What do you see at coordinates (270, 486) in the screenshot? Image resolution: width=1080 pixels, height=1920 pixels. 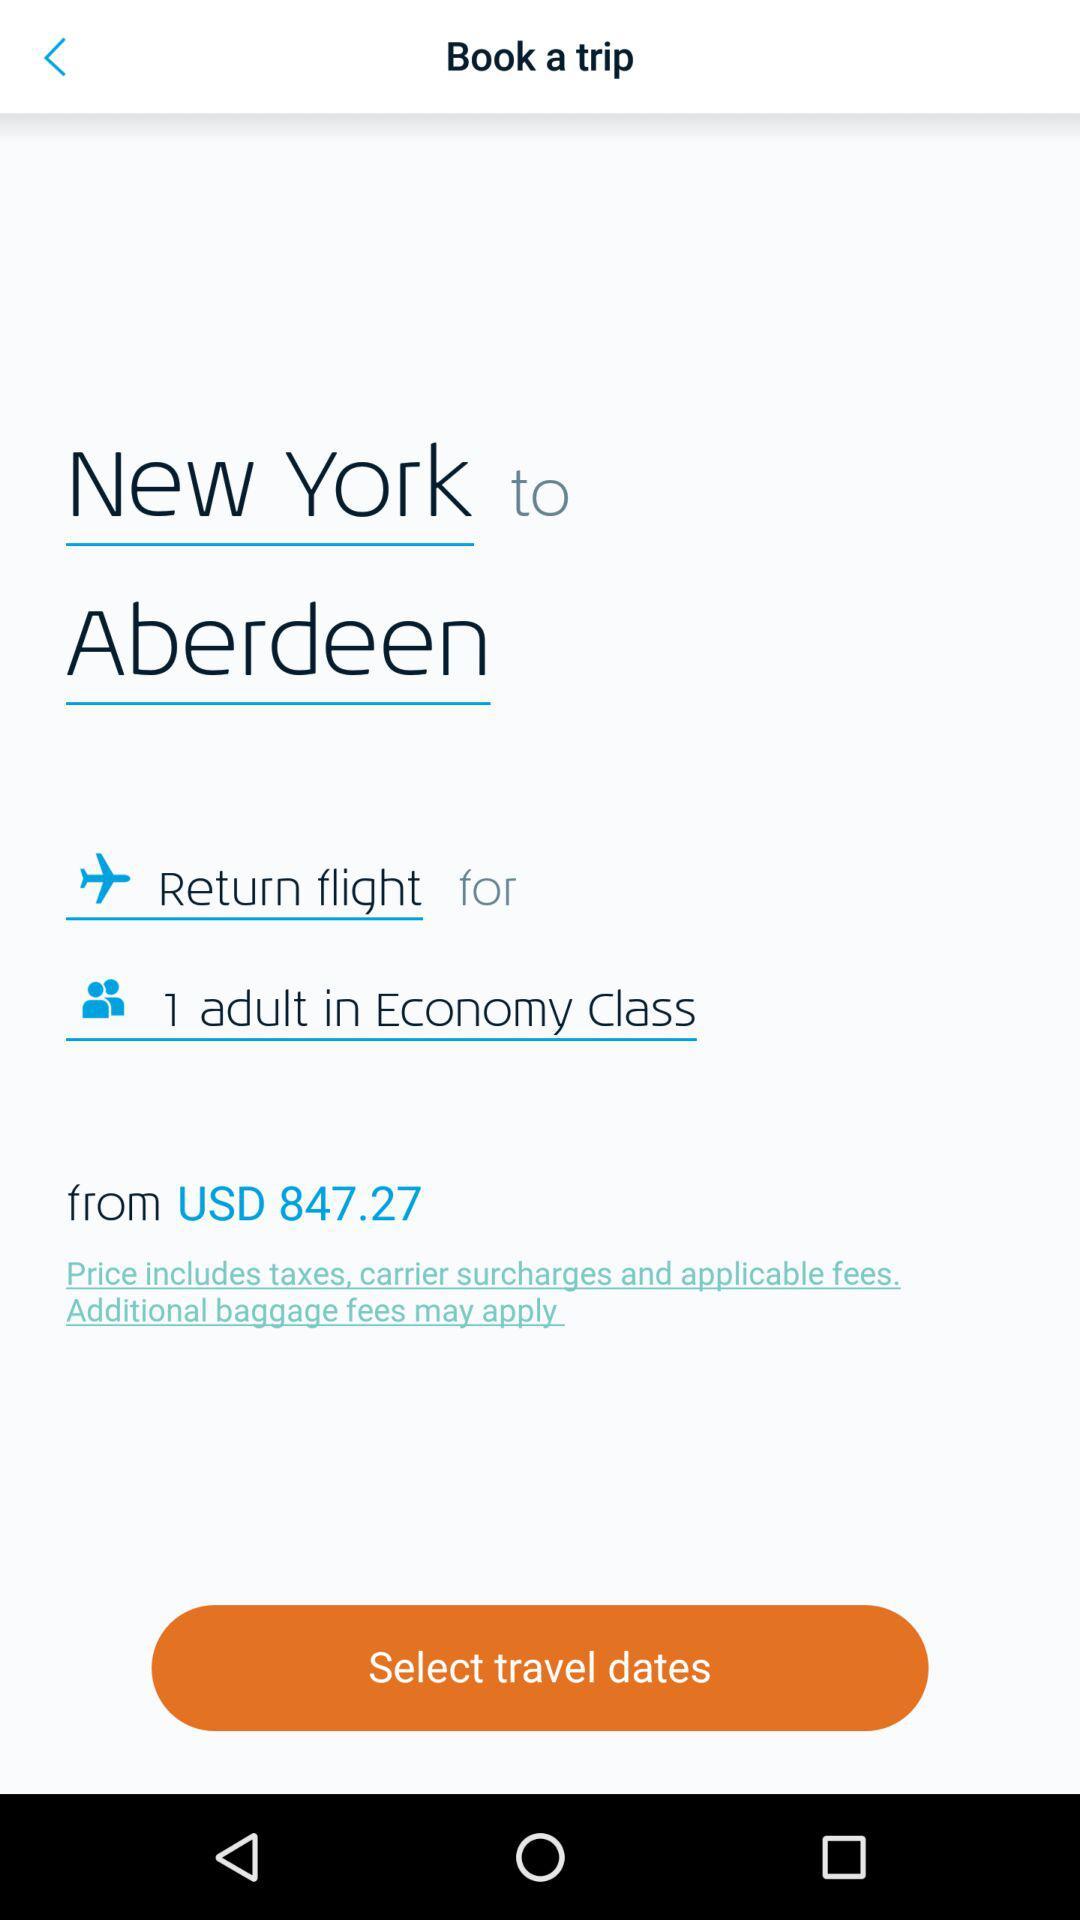 I see `the item to the left of to icon` at bounding box center [270, 486].